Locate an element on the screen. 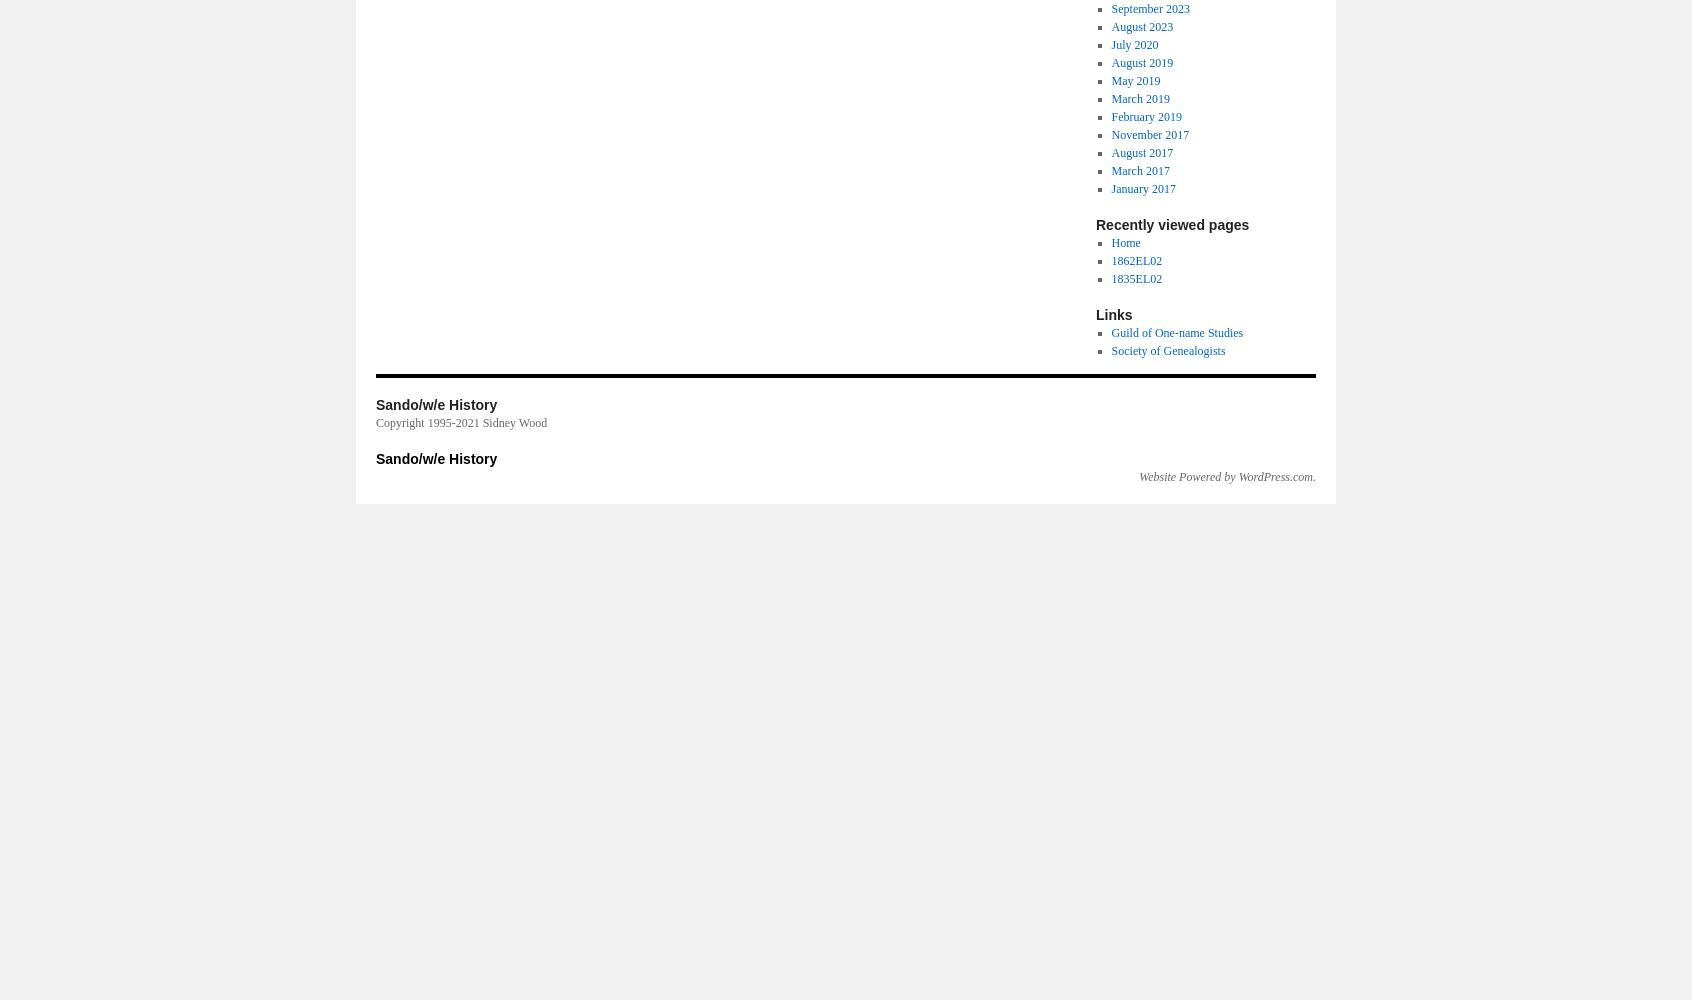 The width and height of the screenshot is (1692, 1000). 'May 2019' is located at coordinates (1134, 80).